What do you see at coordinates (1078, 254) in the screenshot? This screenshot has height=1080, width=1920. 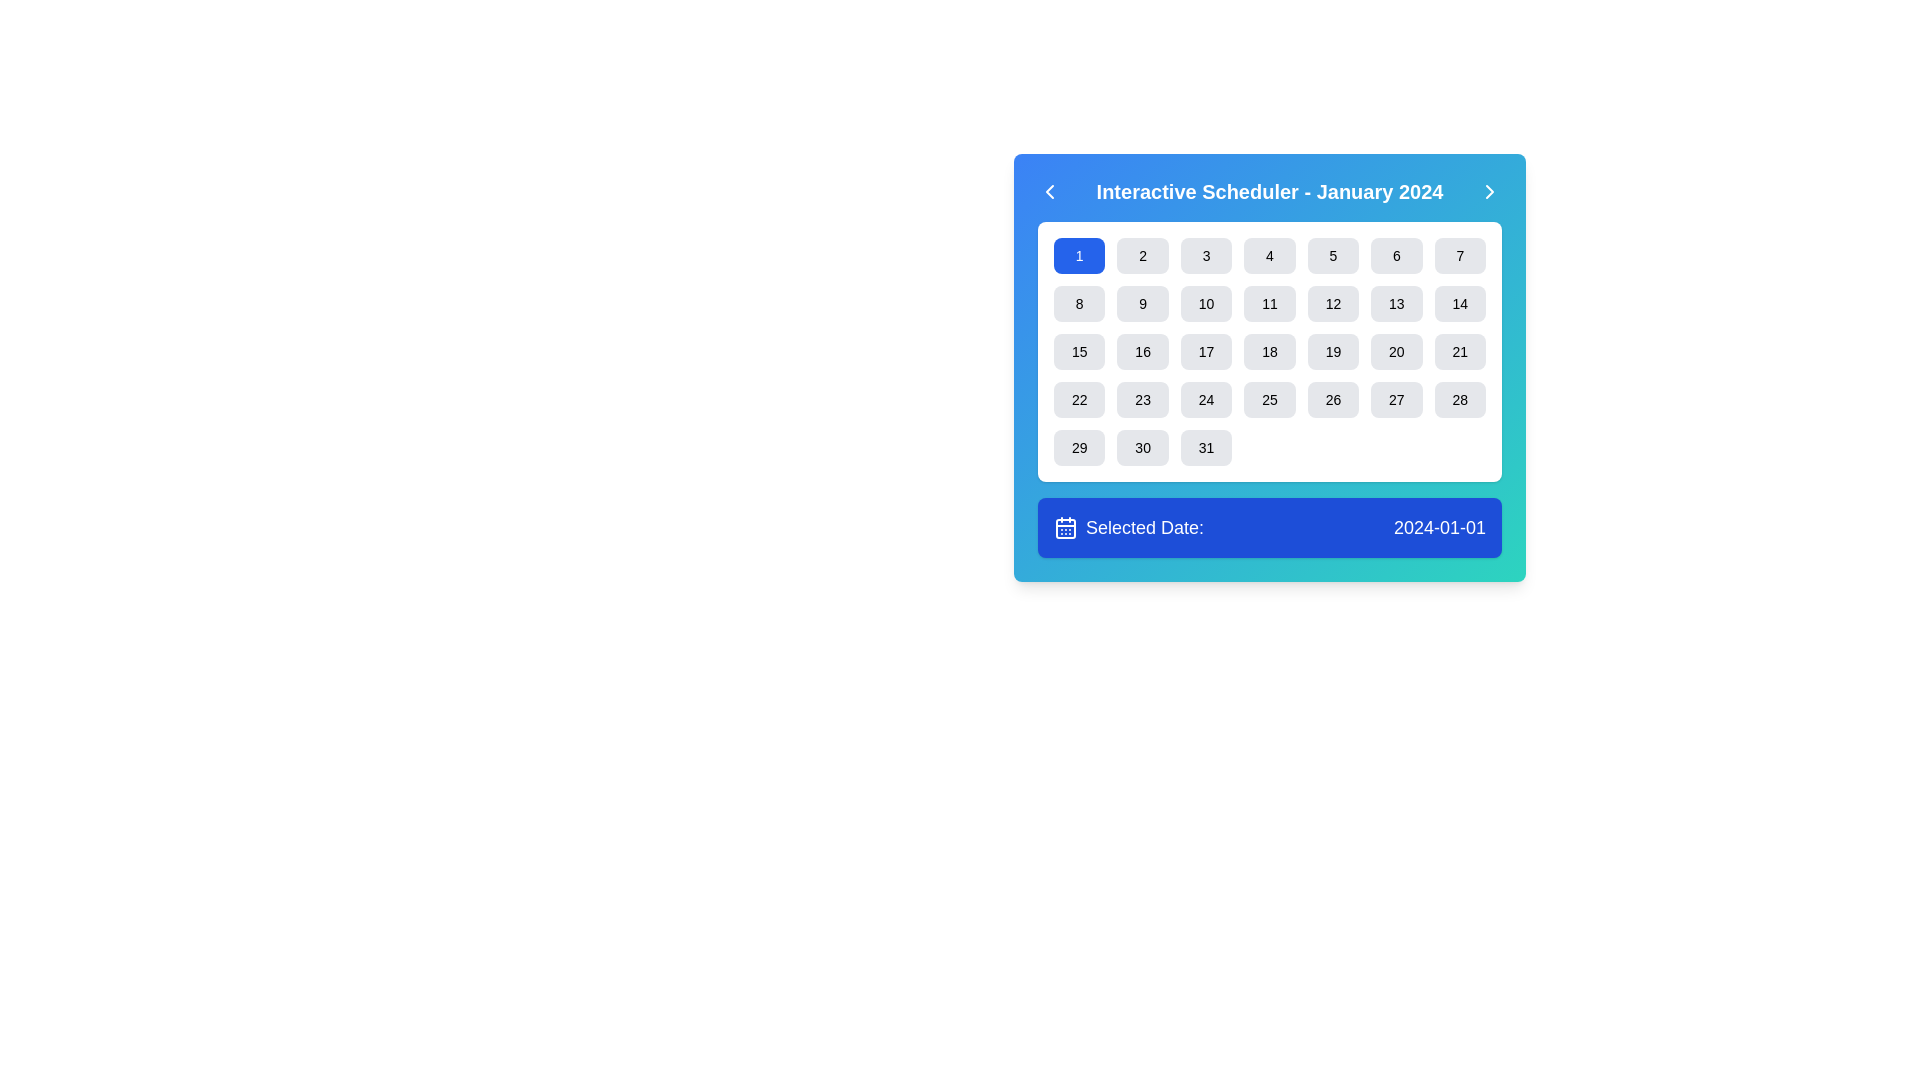 I see `the button representing the first day of the calendar month in the interactive scheduler` at bounding box center [1078, 254].